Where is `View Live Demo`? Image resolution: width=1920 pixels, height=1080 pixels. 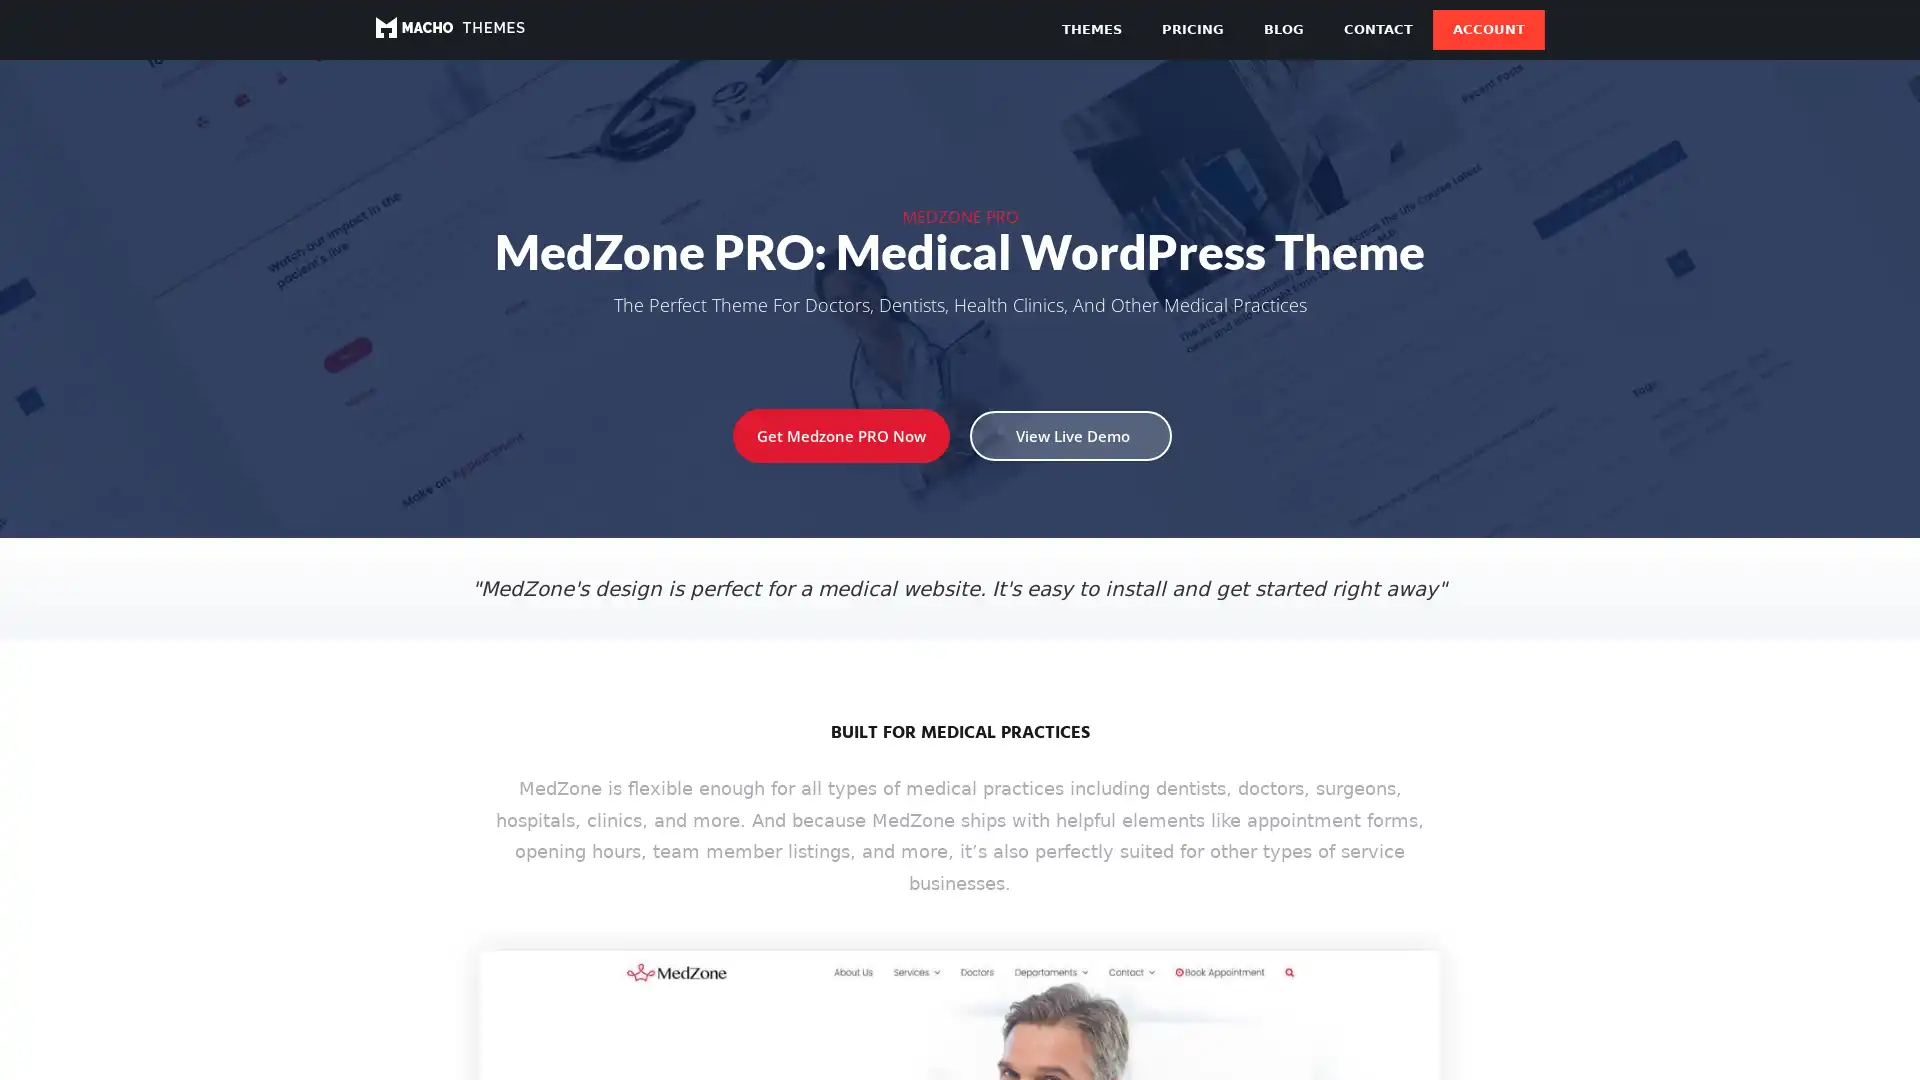 View Live Demo is located at coordinates (1069, 434).